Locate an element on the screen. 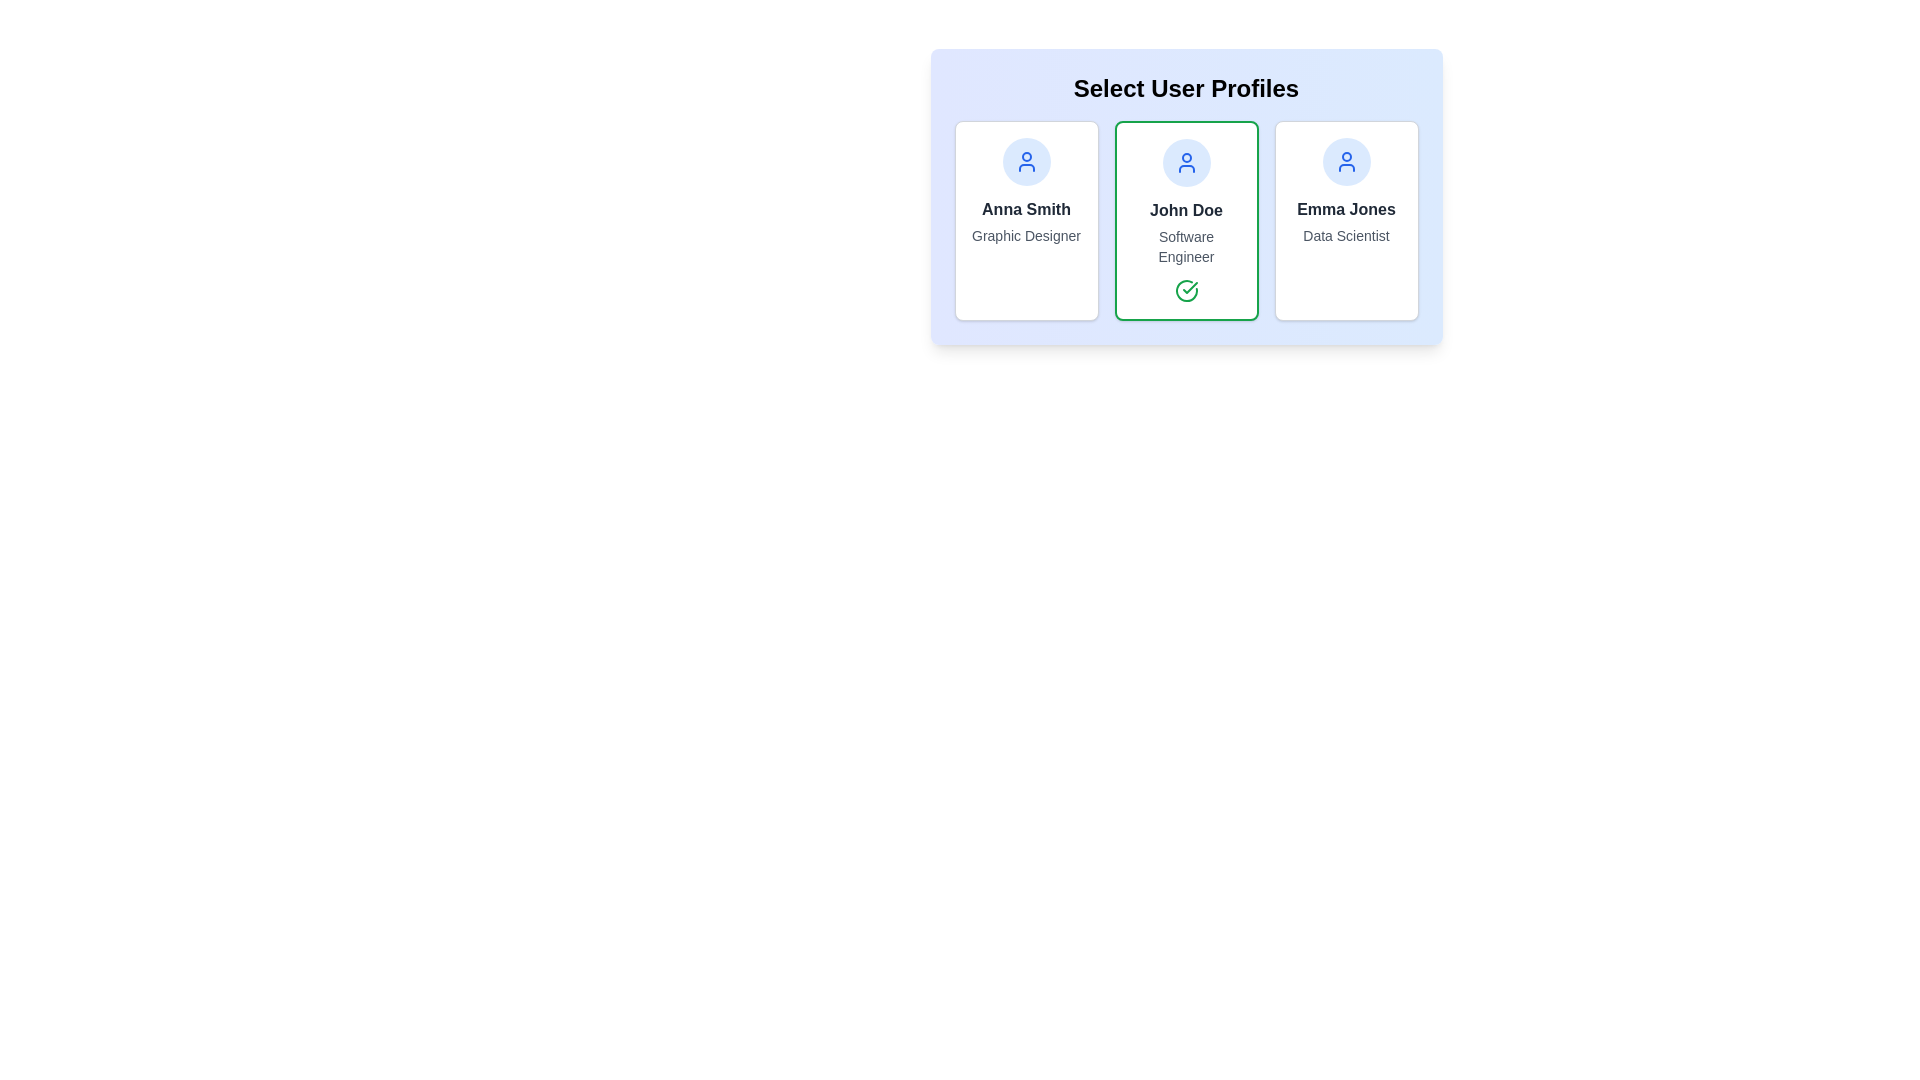 Image resolution: width=1920 pixels, height=1080 pixels. the profile card of Anna Smith to observe its scaling animation is located at coordinates (1026, 220).